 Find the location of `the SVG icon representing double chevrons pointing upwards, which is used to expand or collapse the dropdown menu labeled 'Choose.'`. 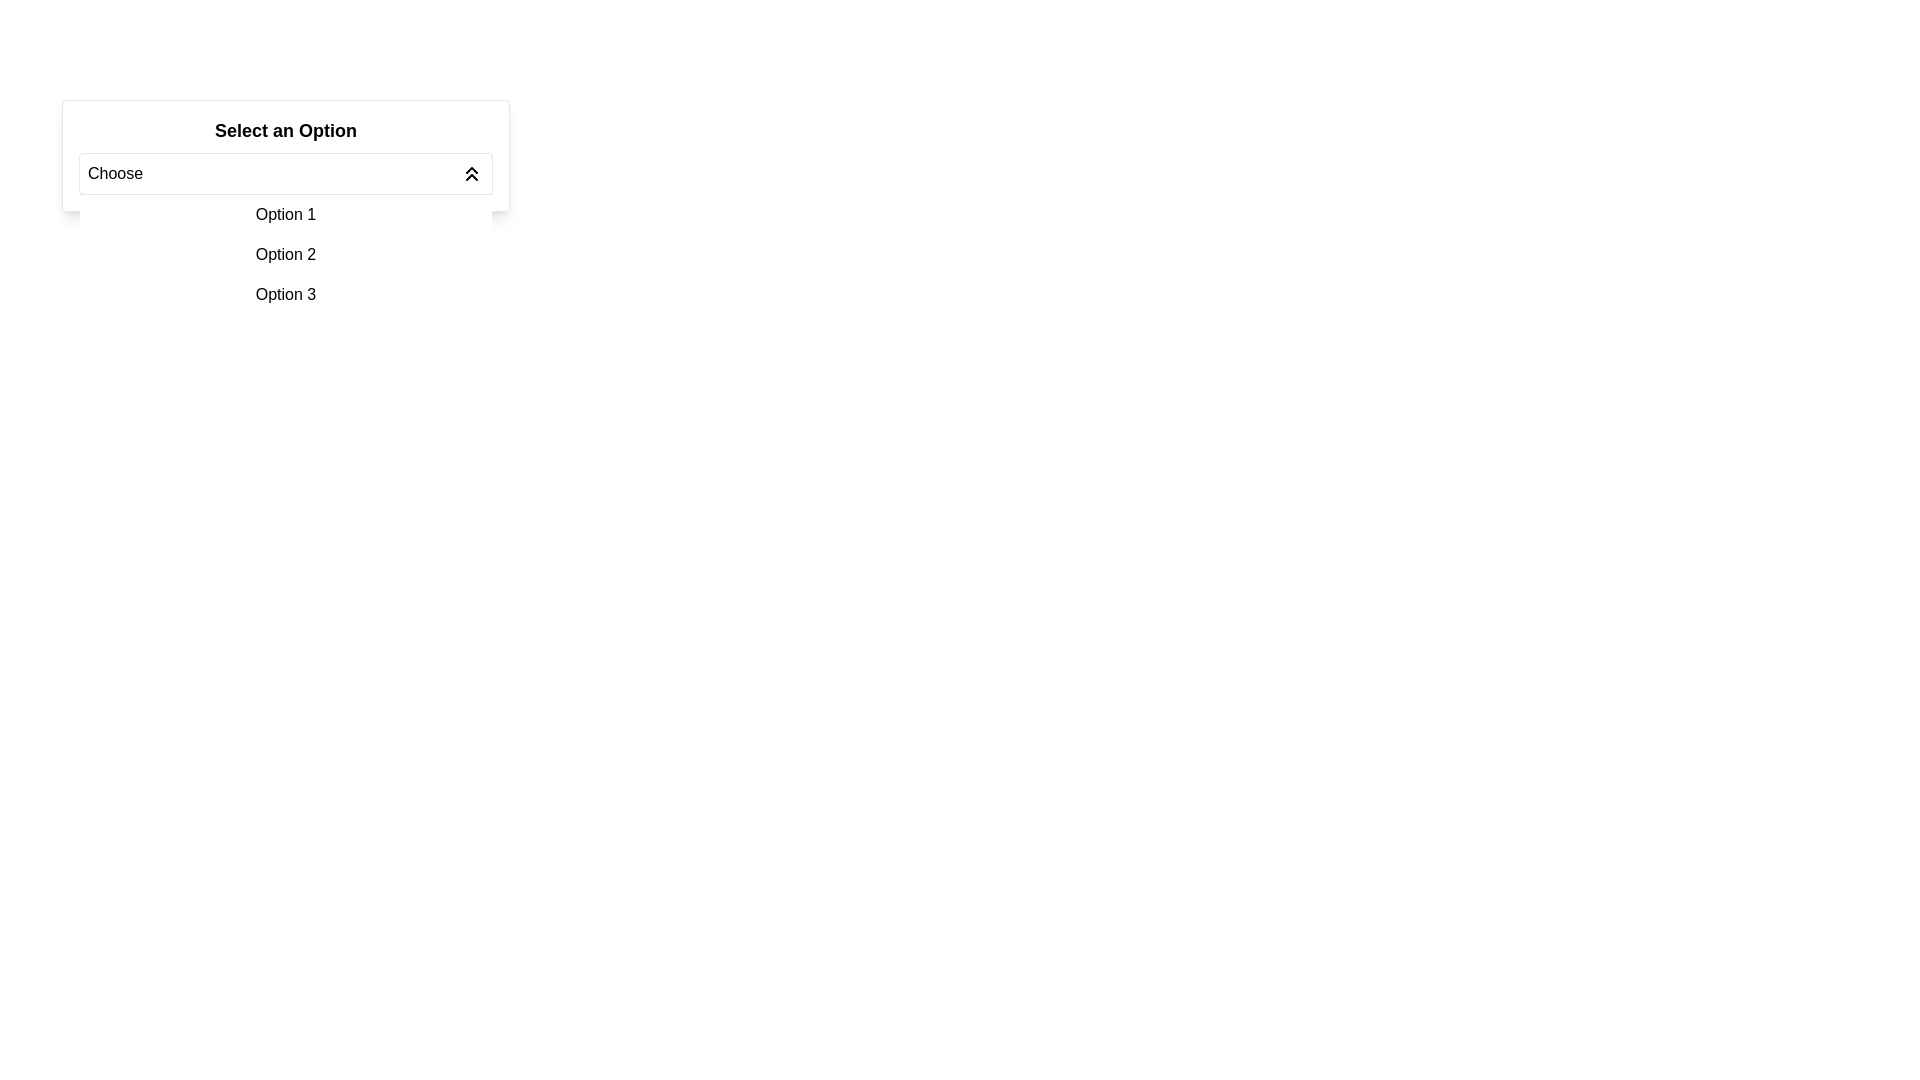

the SVG icon representing double chevrons pointing upwards, which is used to expand or collapse the dropdown menu labeled 'Choose.' is located at coordinates (470, 172).